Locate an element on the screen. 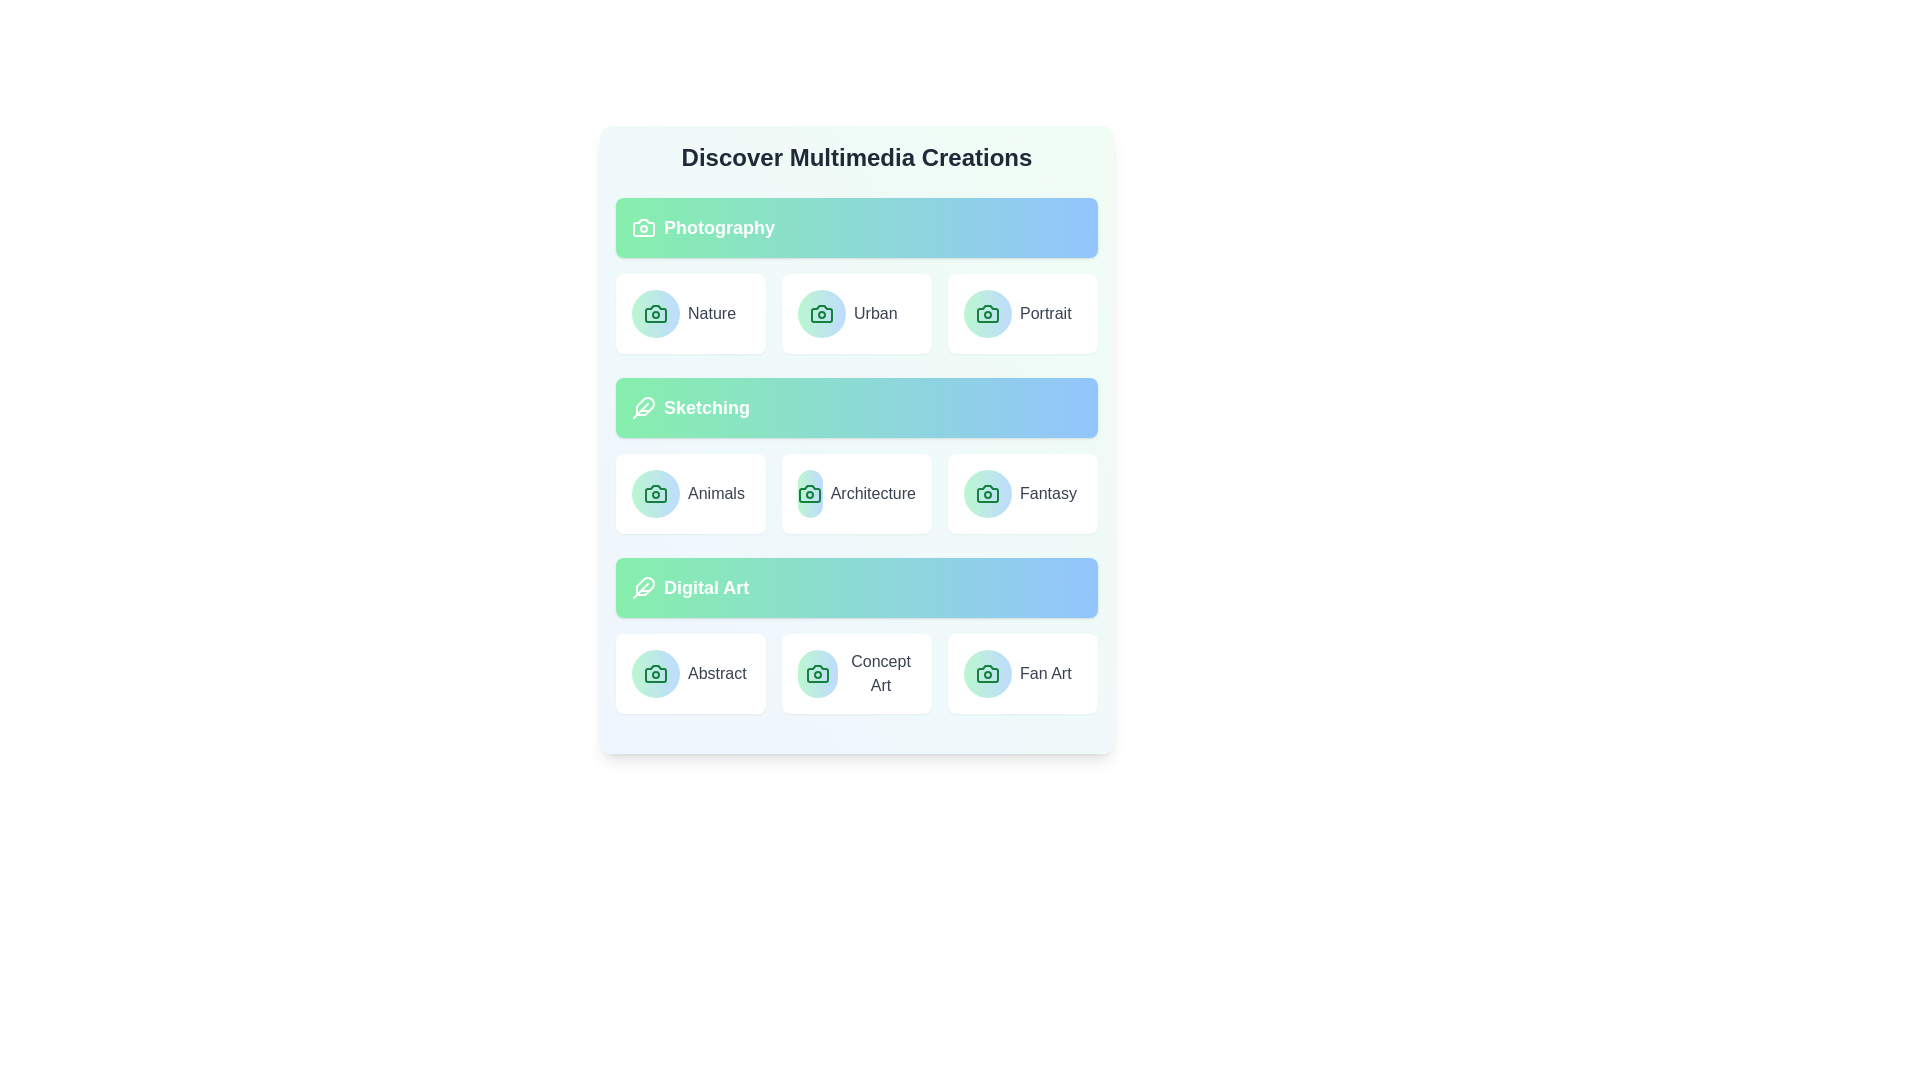 The width and height of the screenshot is (1920, 1080). the item Nature within the category Photography is located at coordinates (691, 313).